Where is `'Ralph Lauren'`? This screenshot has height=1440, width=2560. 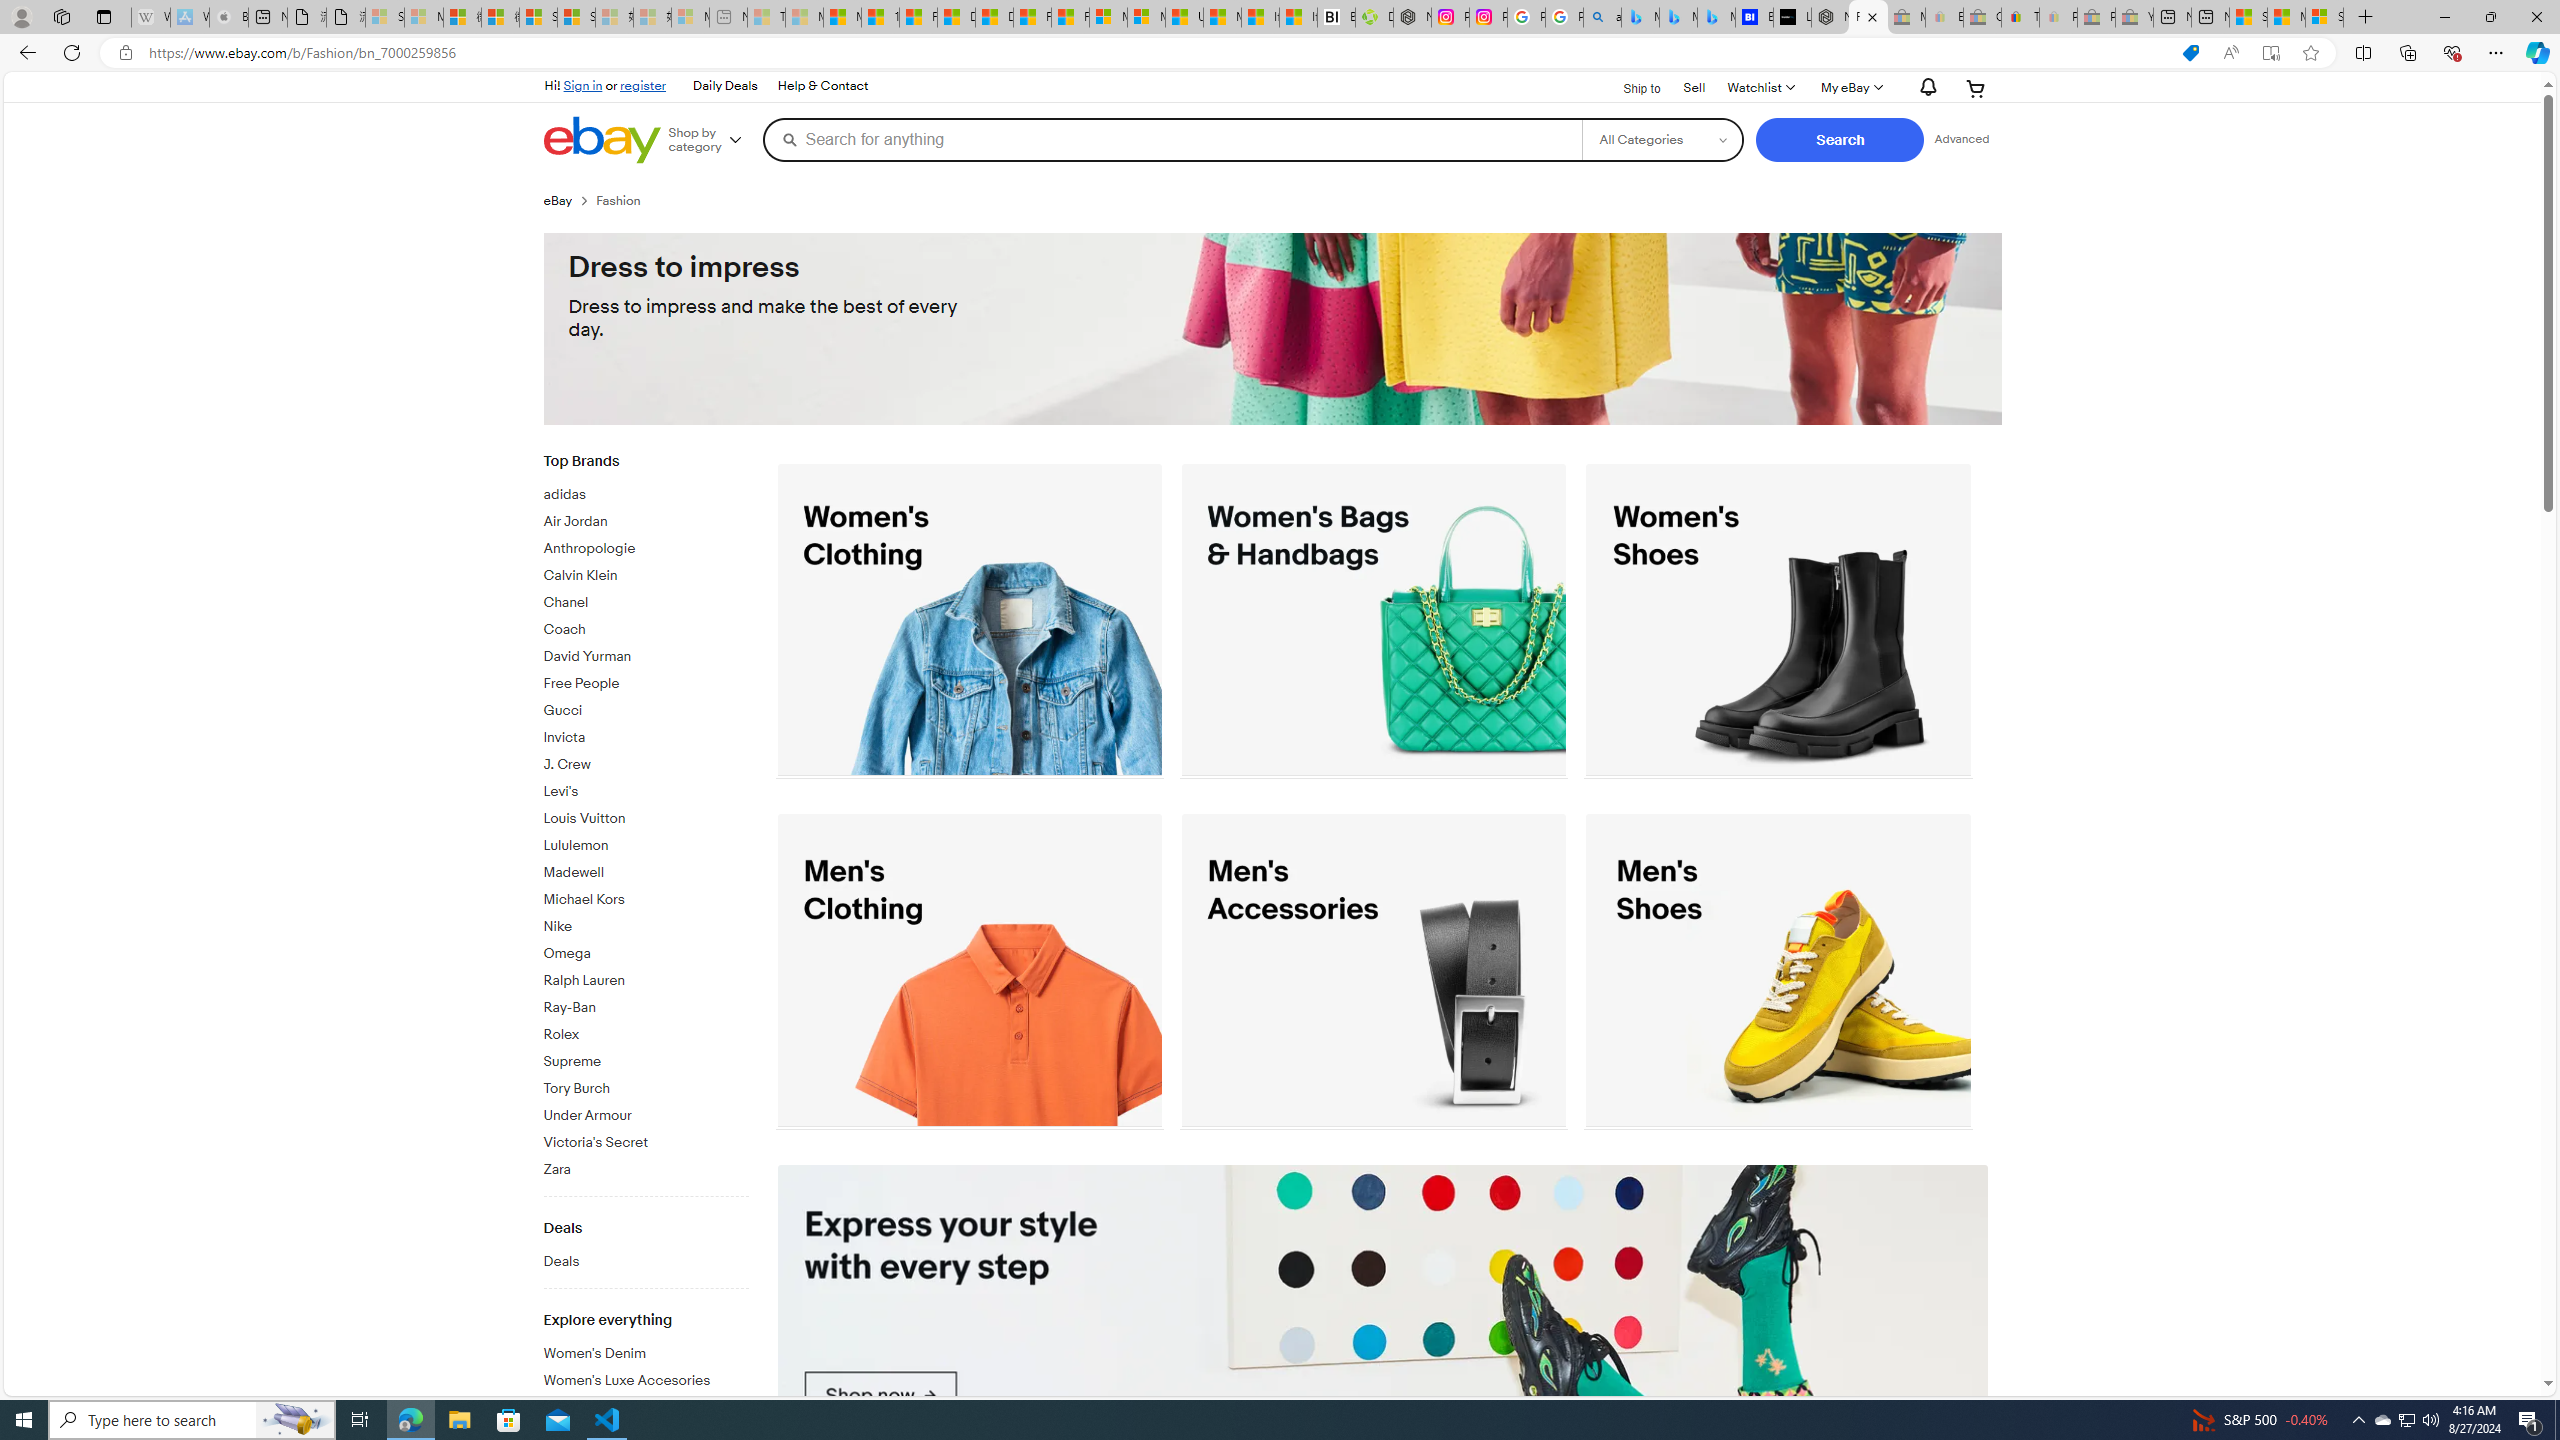
'Ralph Lauren' is located at coordinates (645, 976).